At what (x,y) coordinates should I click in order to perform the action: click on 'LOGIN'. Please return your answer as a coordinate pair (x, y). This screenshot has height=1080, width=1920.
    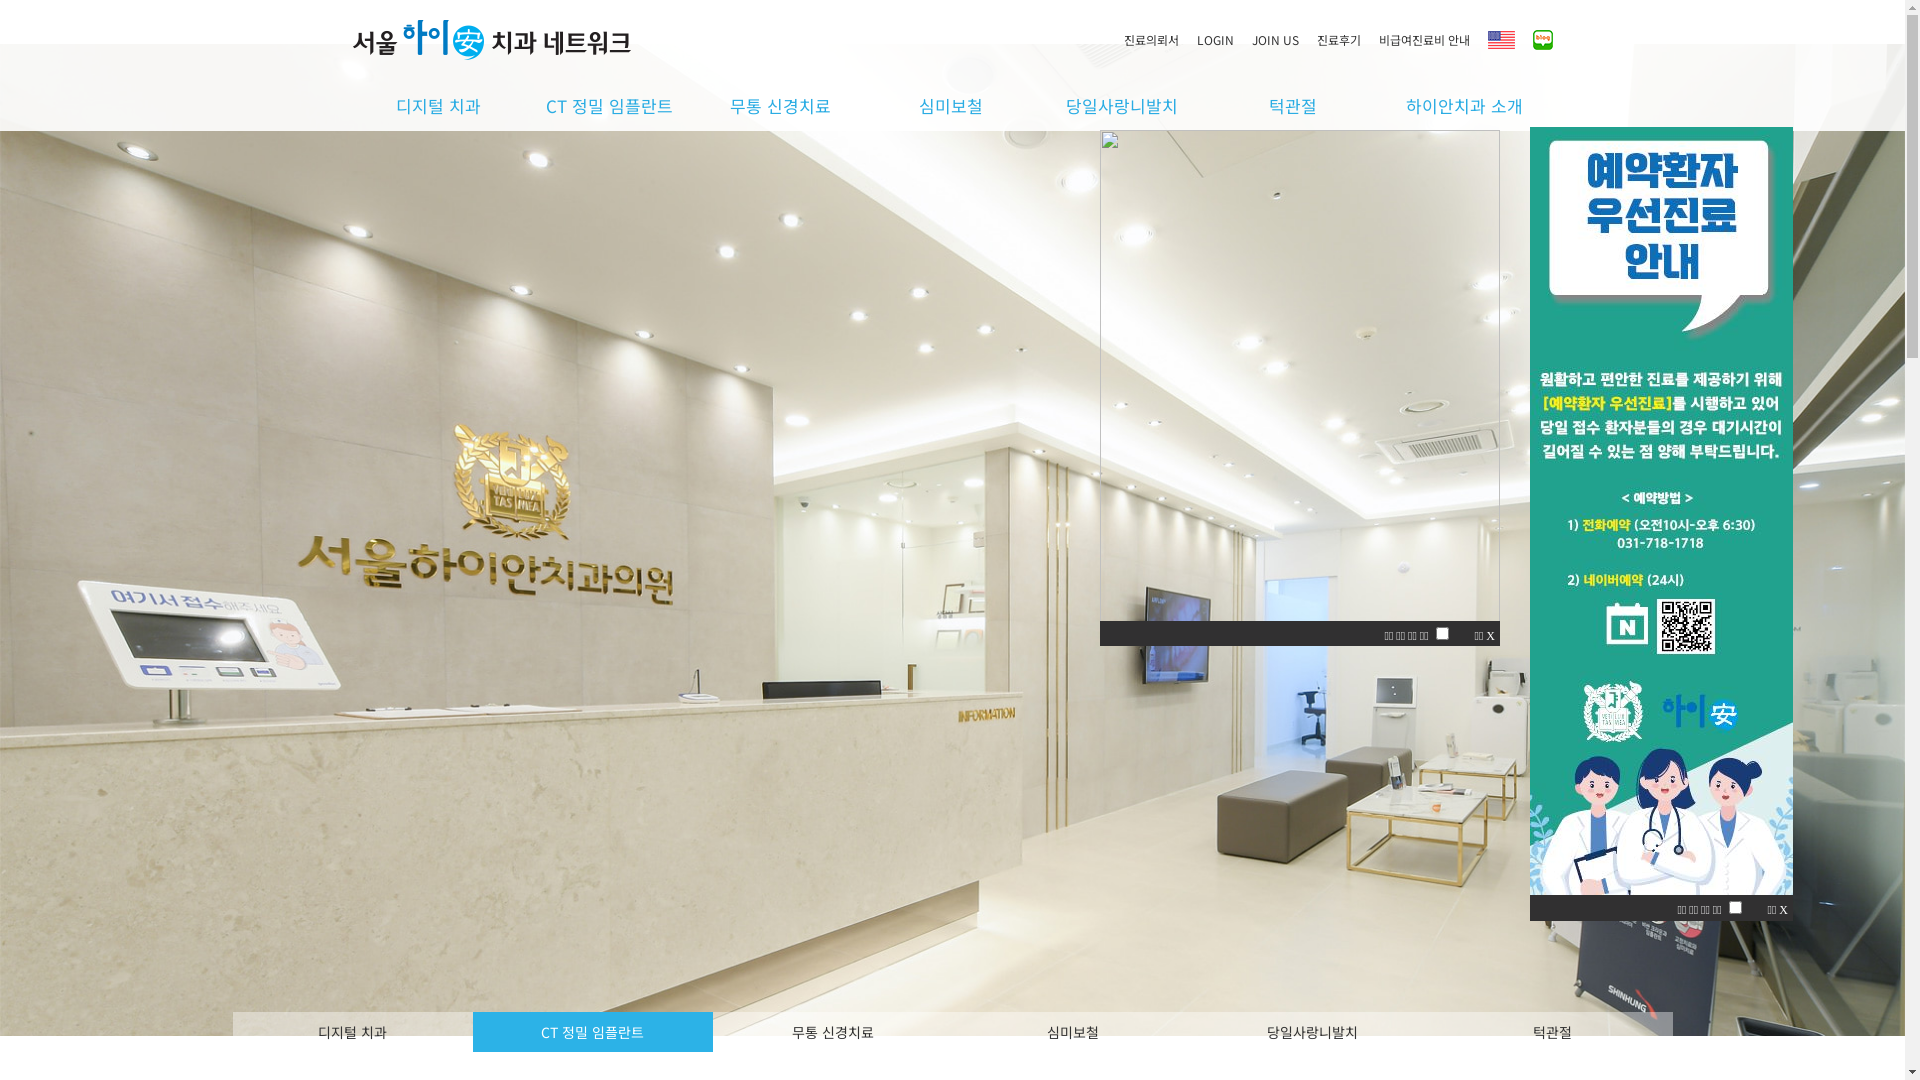
    Looking at the image, I should click on (1195, 39).